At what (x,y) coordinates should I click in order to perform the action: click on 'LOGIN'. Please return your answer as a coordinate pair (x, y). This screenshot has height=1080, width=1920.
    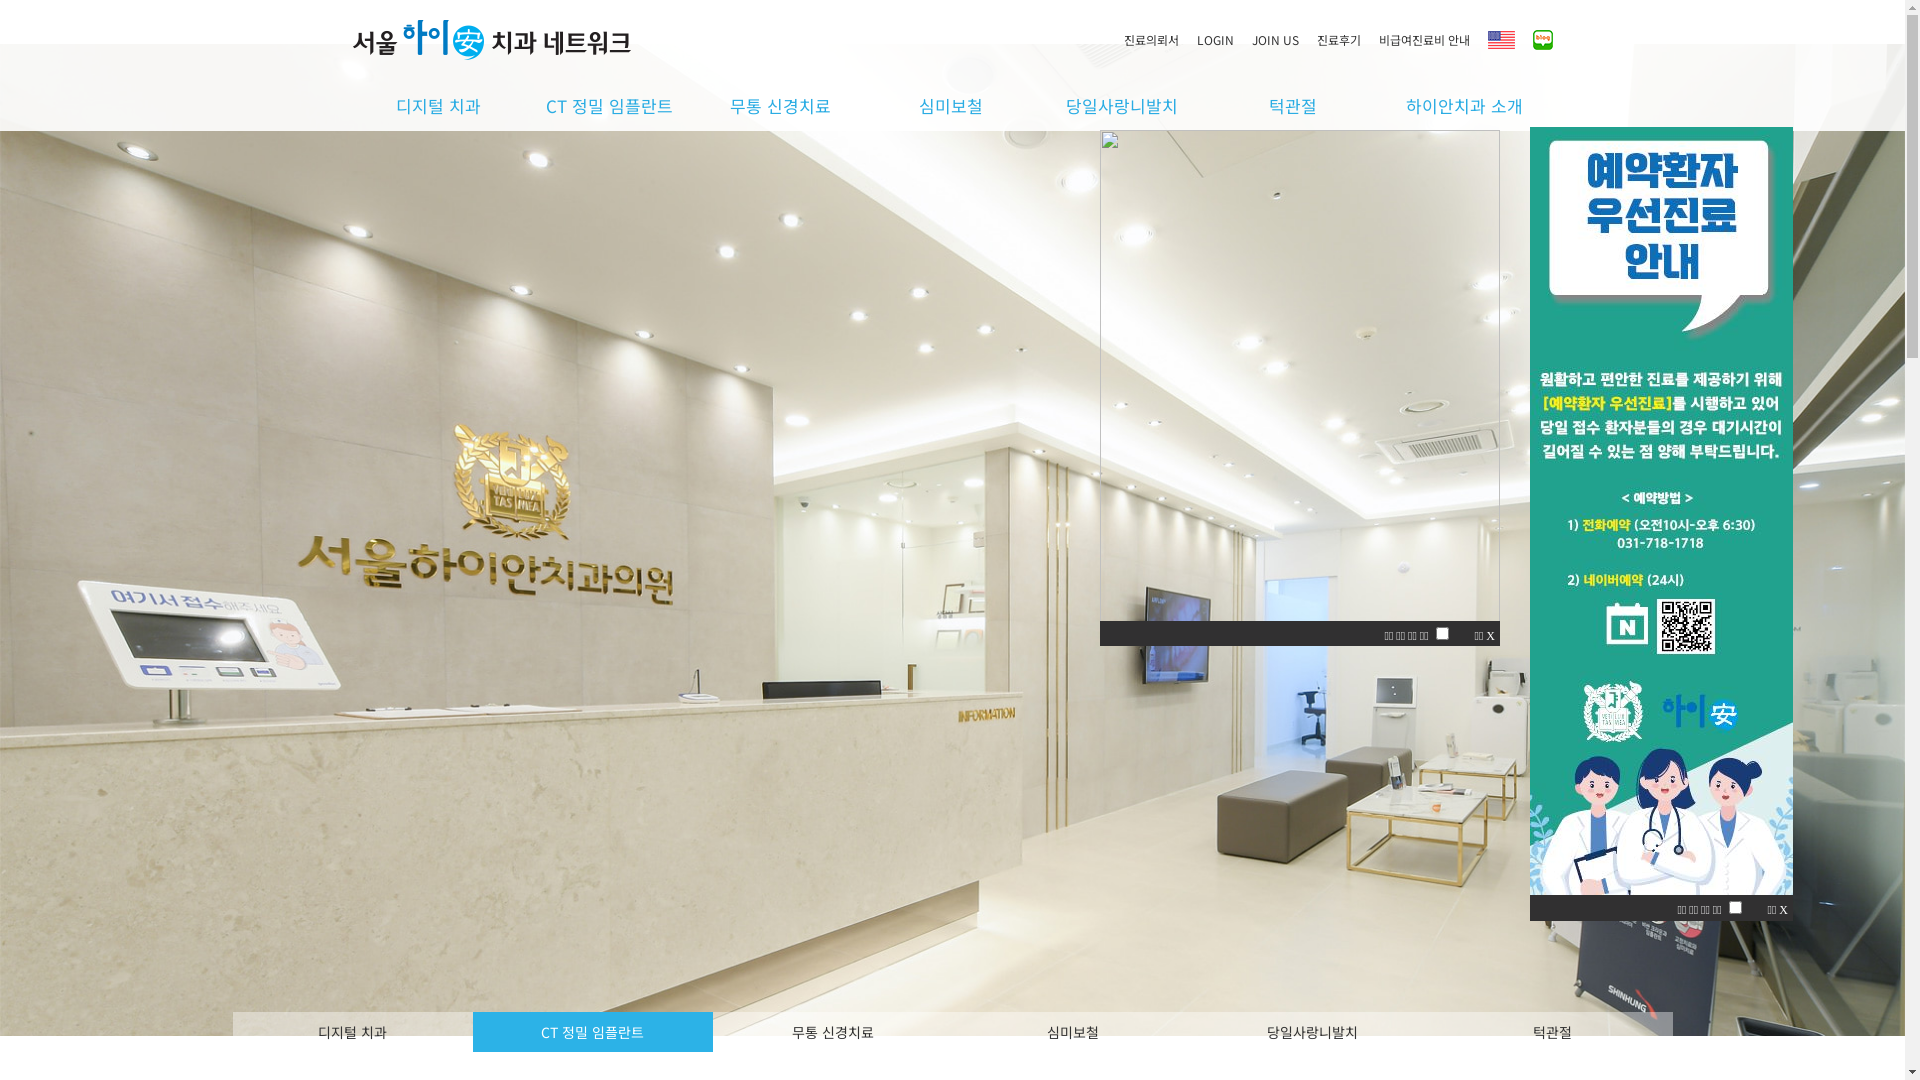
    Looking at the image, I should click on (1195, 39).